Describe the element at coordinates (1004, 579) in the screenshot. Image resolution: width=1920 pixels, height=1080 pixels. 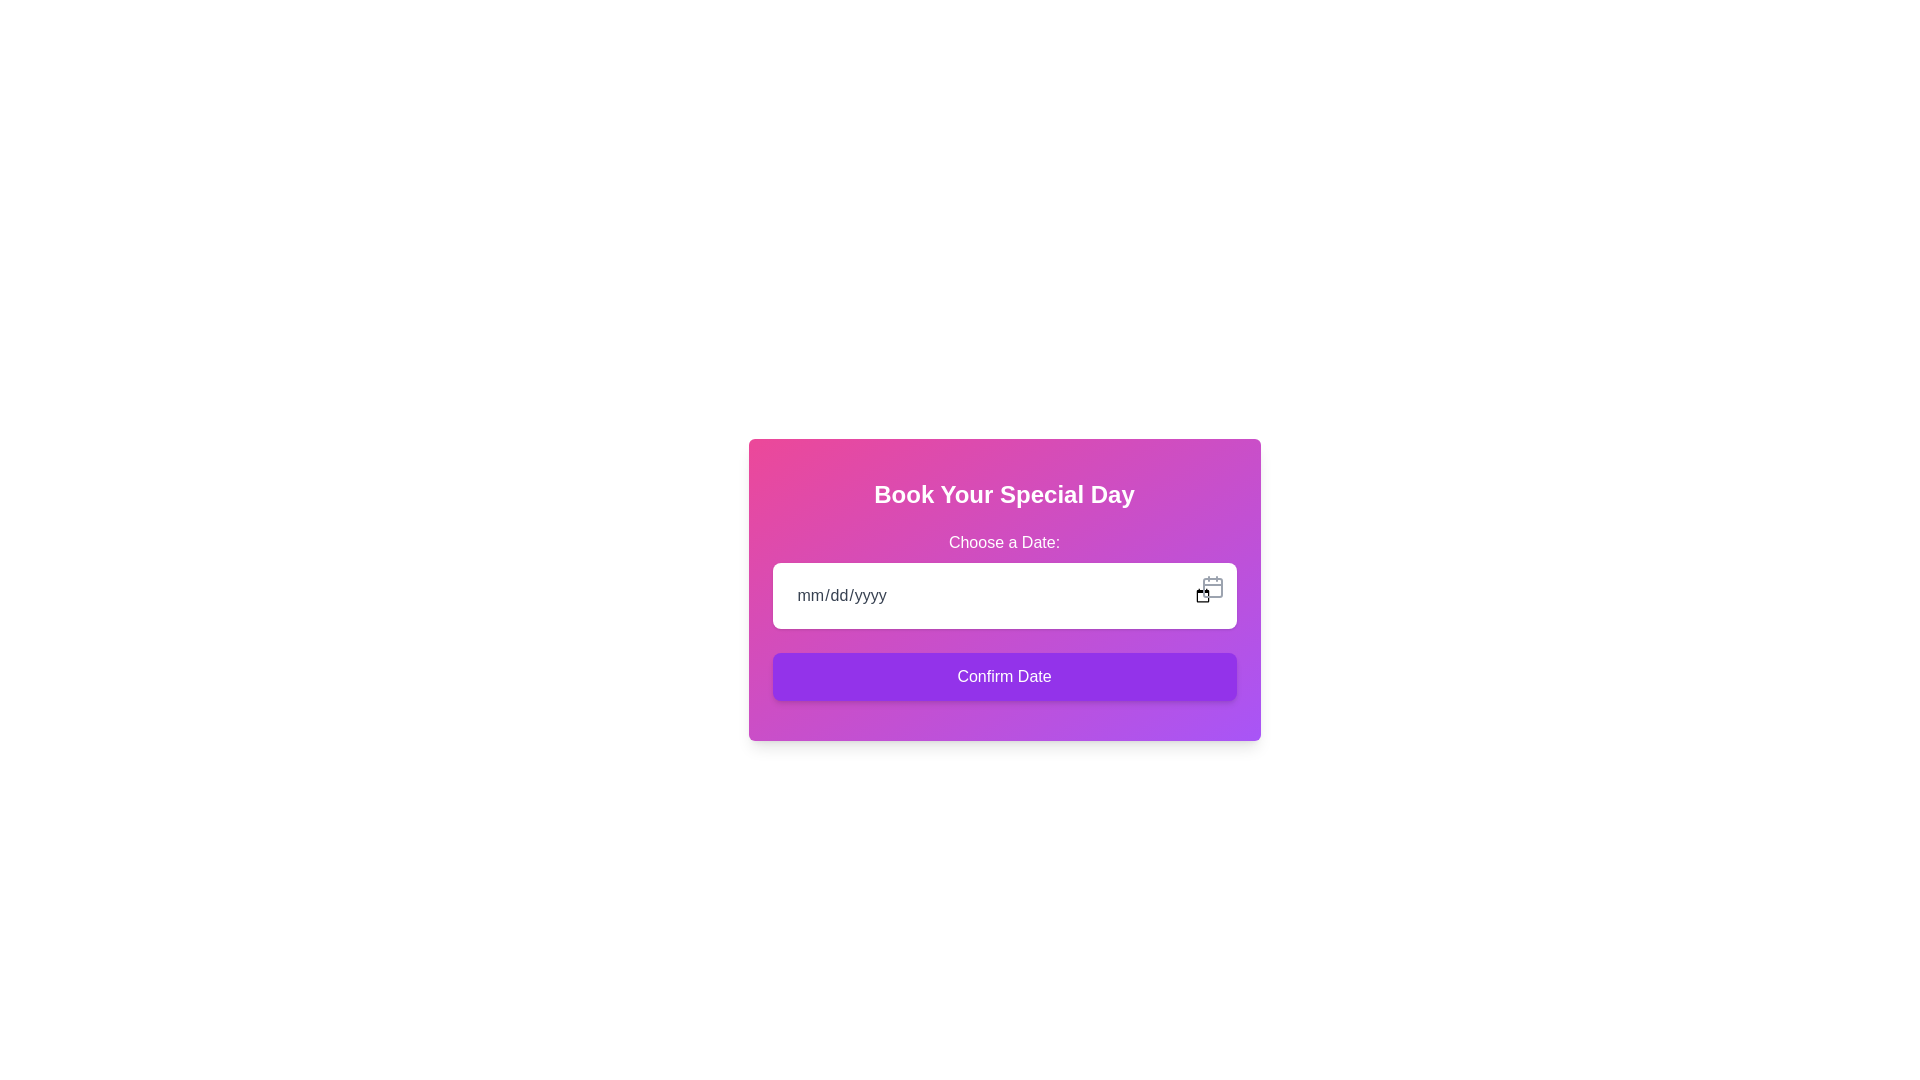
I see `the input field of the Date Picker Section located below 'Book Your Special Day' and above the 'Confirm Date' button to activate it` at that location.